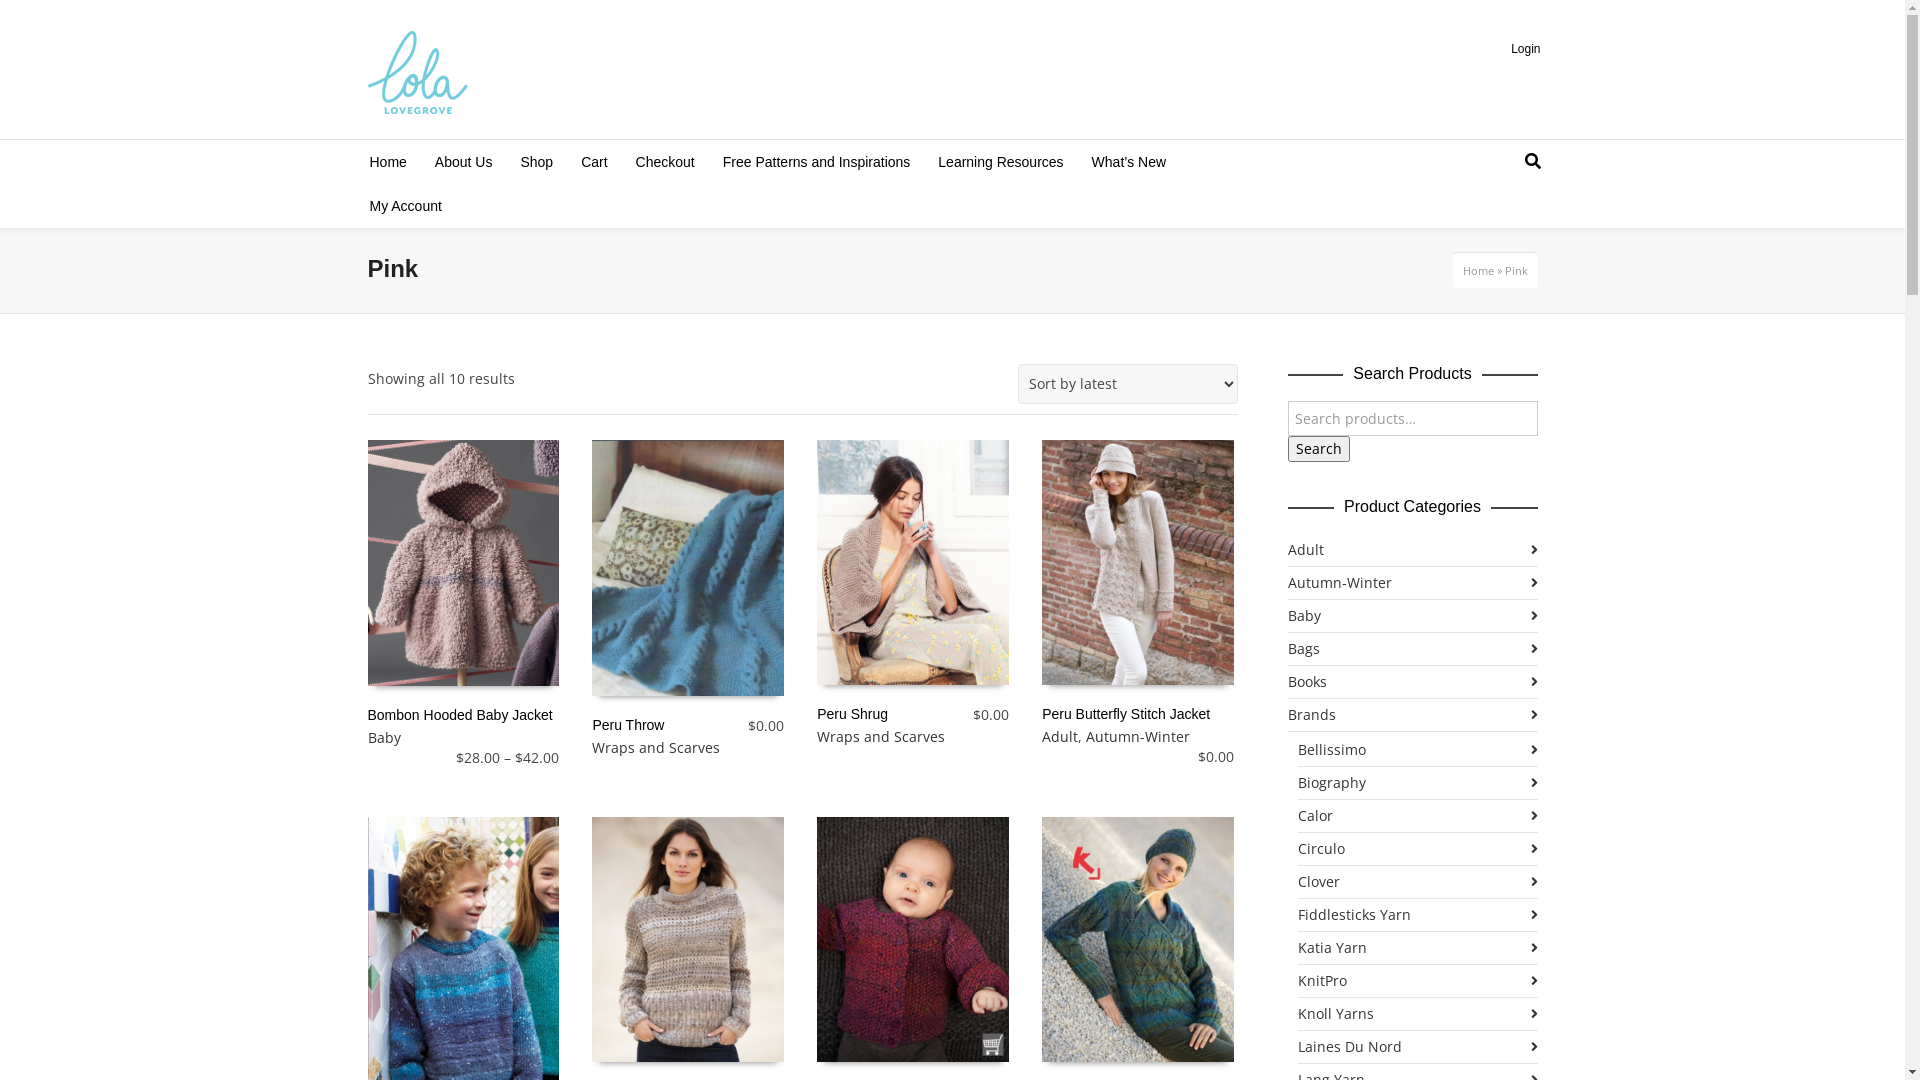 This screenshot has height=1080, width=1920. What do you see at coordinates (508, 161) in the screenshot?
I see `'Shop'` at bounding box center [508, 161].